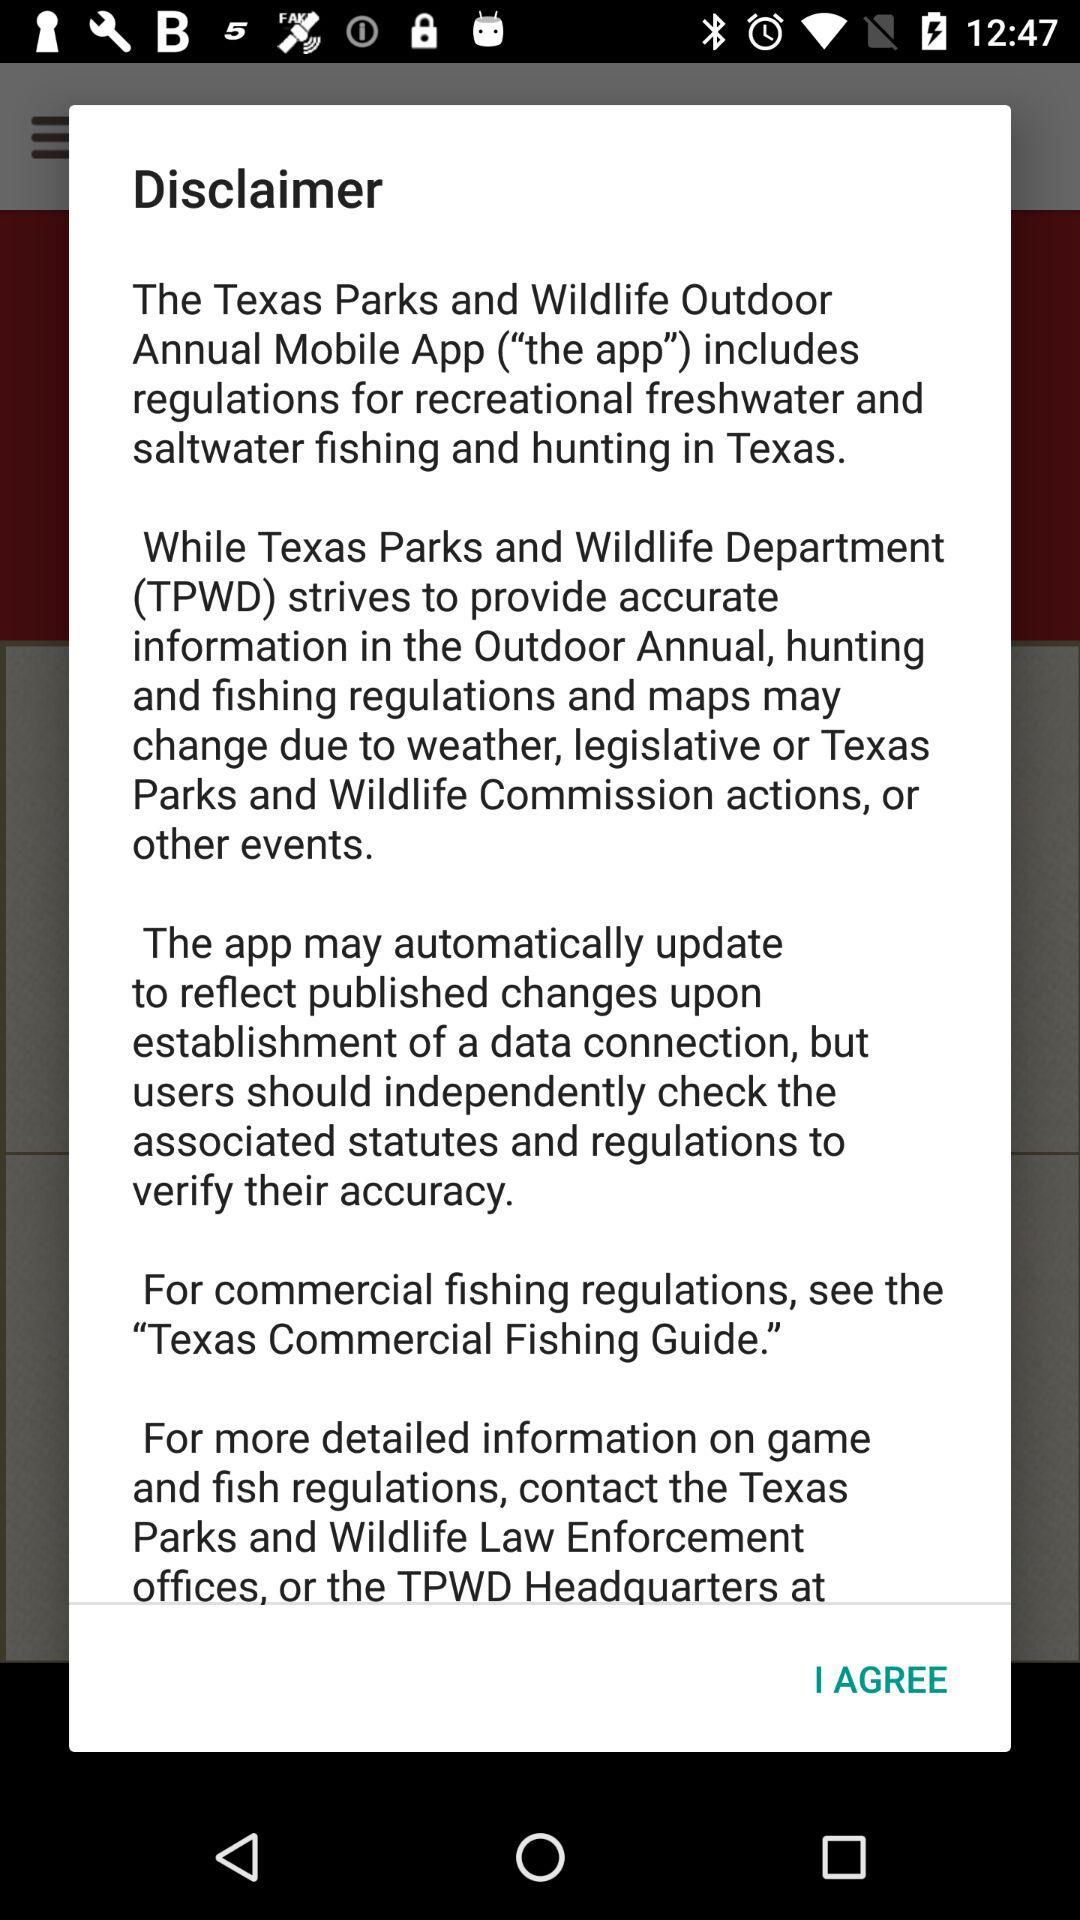  I want to click on i agree button, so click(879, 1678).